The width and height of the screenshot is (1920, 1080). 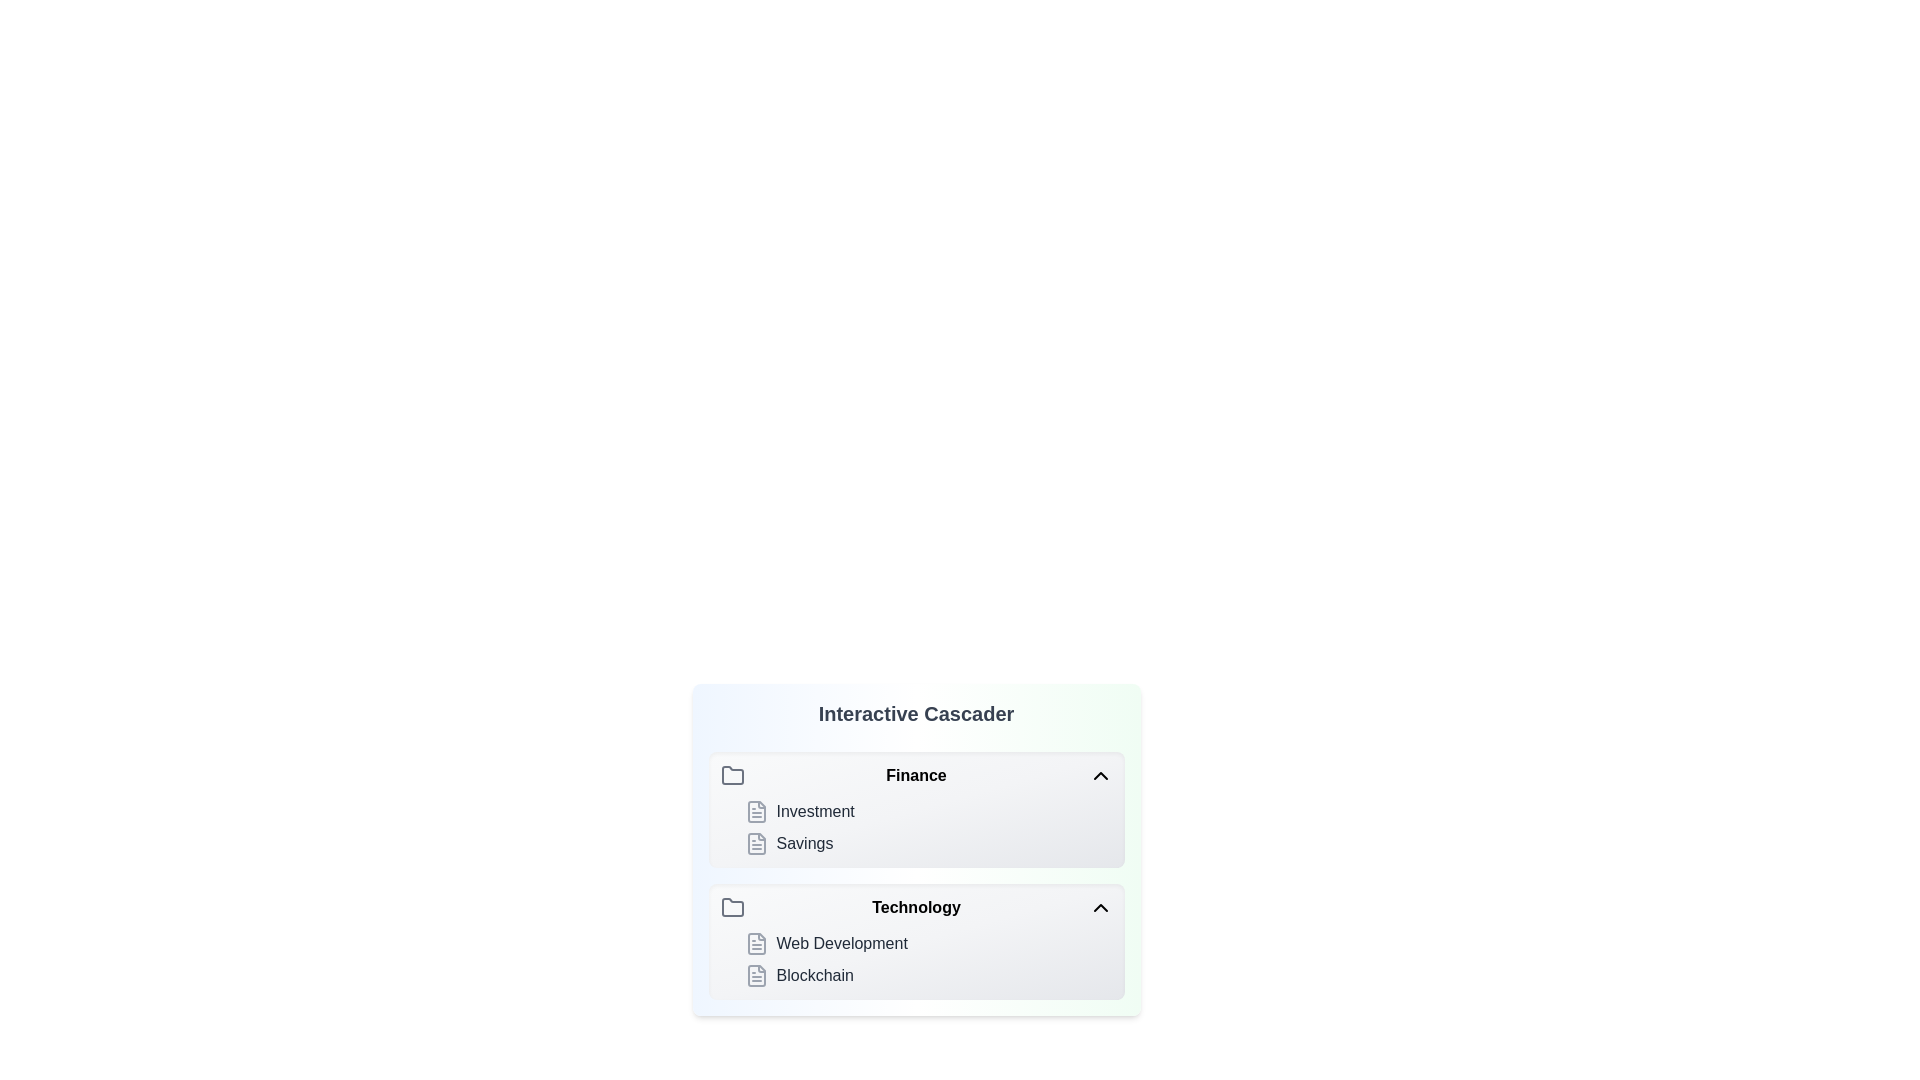 What do you see at coordinates (1099, 907) in the screenshot?
I see `the Icon Button located on the right side of the 'Technology' header to trigger interaction feedback` at bounding box center [1099, 907].